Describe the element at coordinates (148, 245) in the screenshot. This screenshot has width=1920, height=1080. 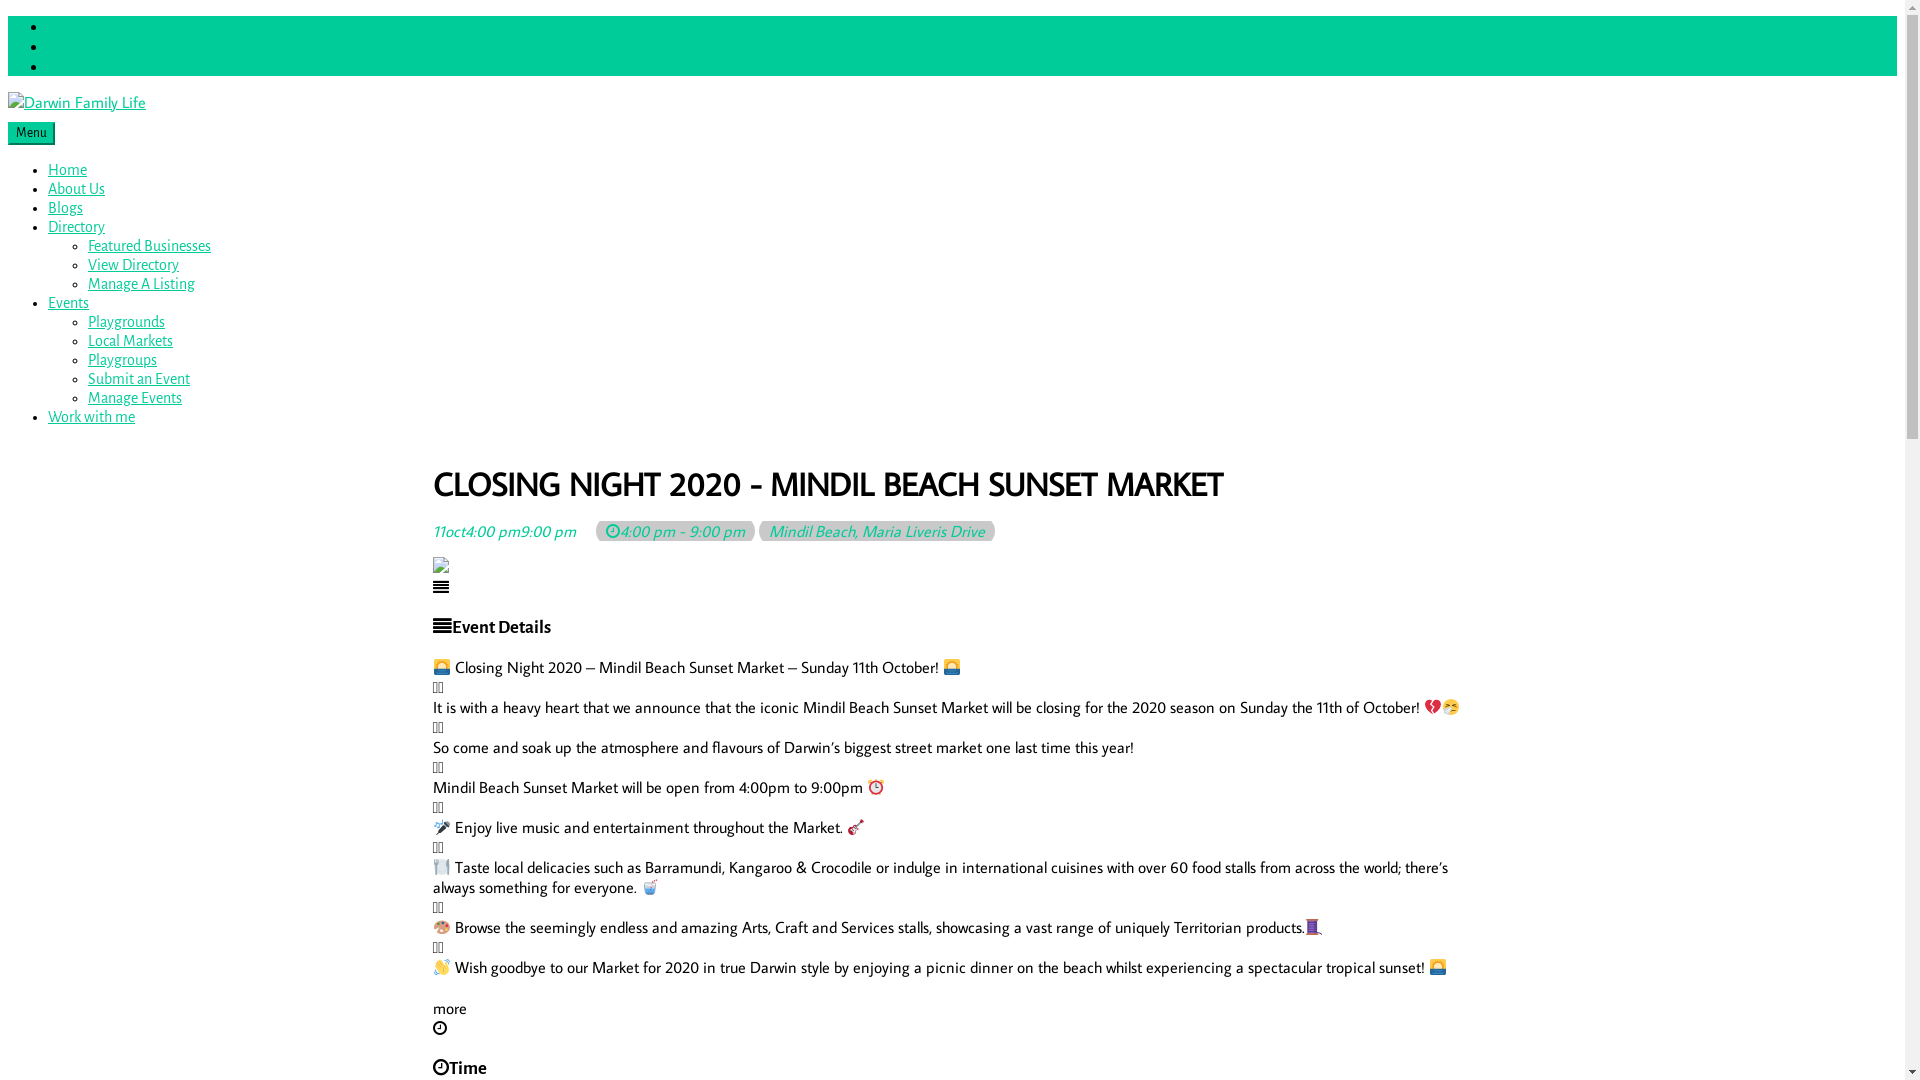
I see `'Featured Businesses'` at that location.